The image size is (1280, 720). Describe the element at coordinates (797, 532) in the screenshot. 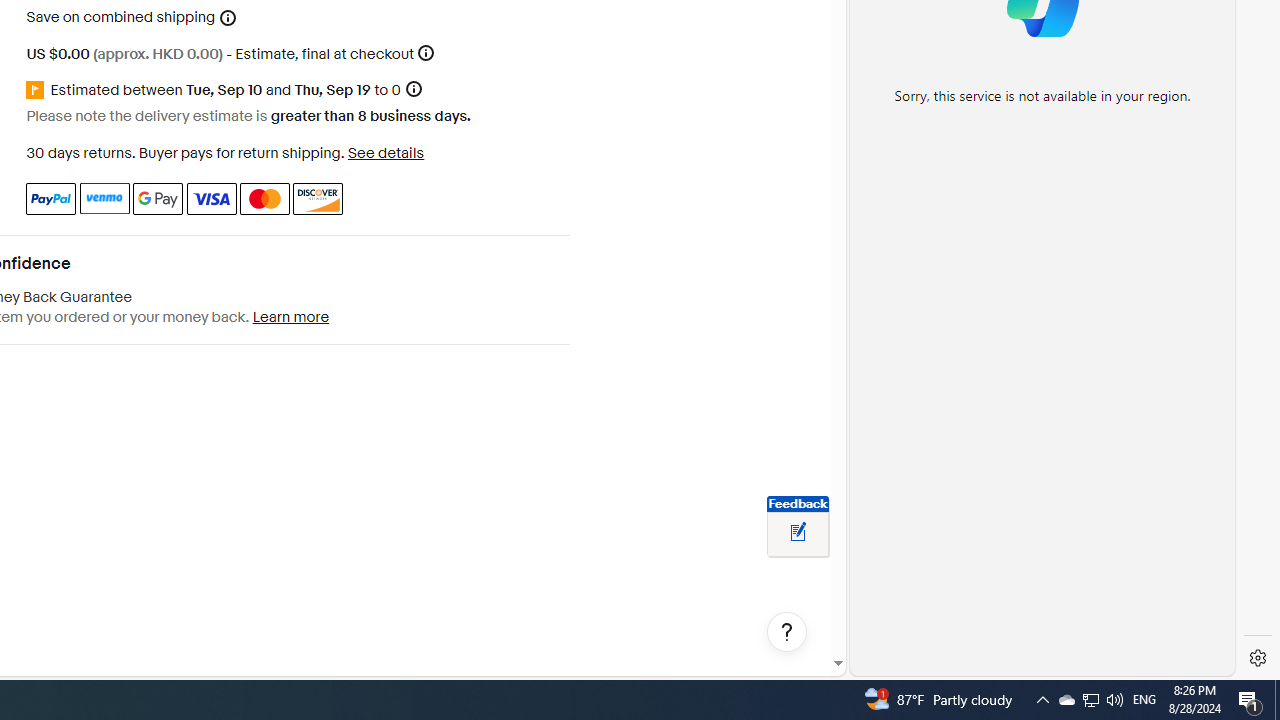

I see `'Leave feedback about your eBay ViewItem experience'` at that location.